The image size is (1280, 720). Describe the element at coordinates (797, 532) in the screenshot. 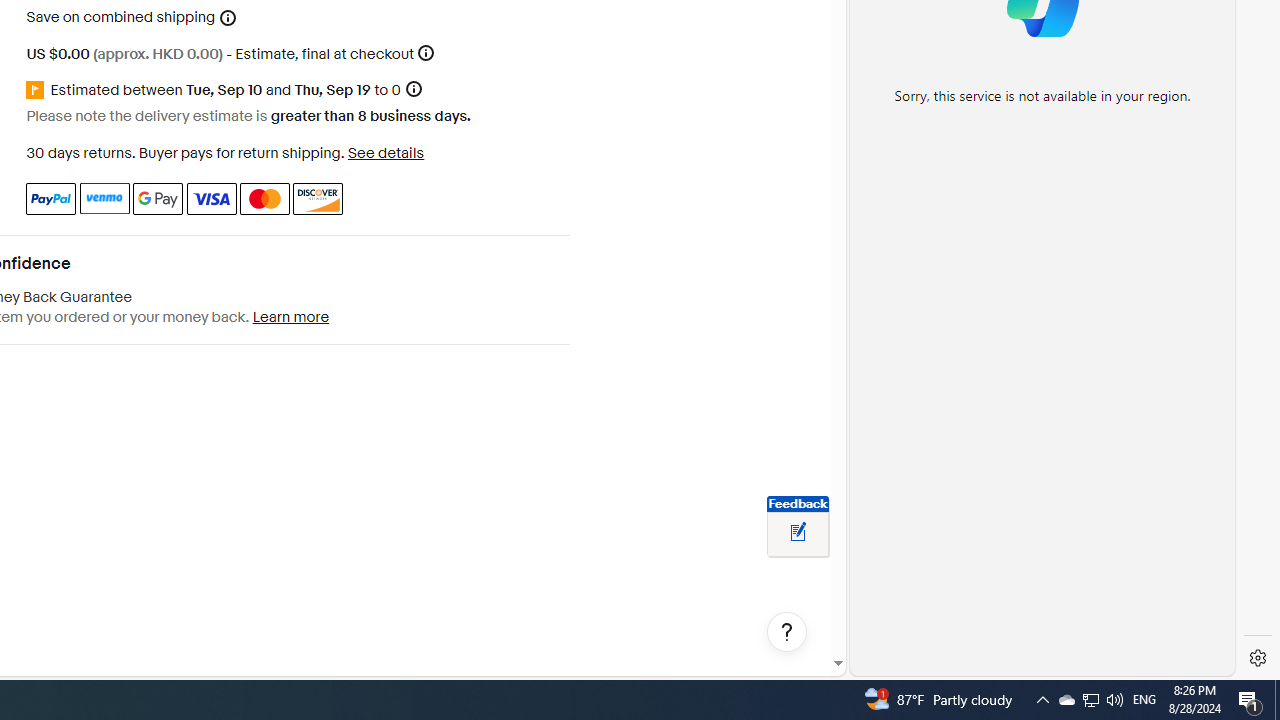

I see `'Leave feedback about your eBay ViewItem experience'` at that location.